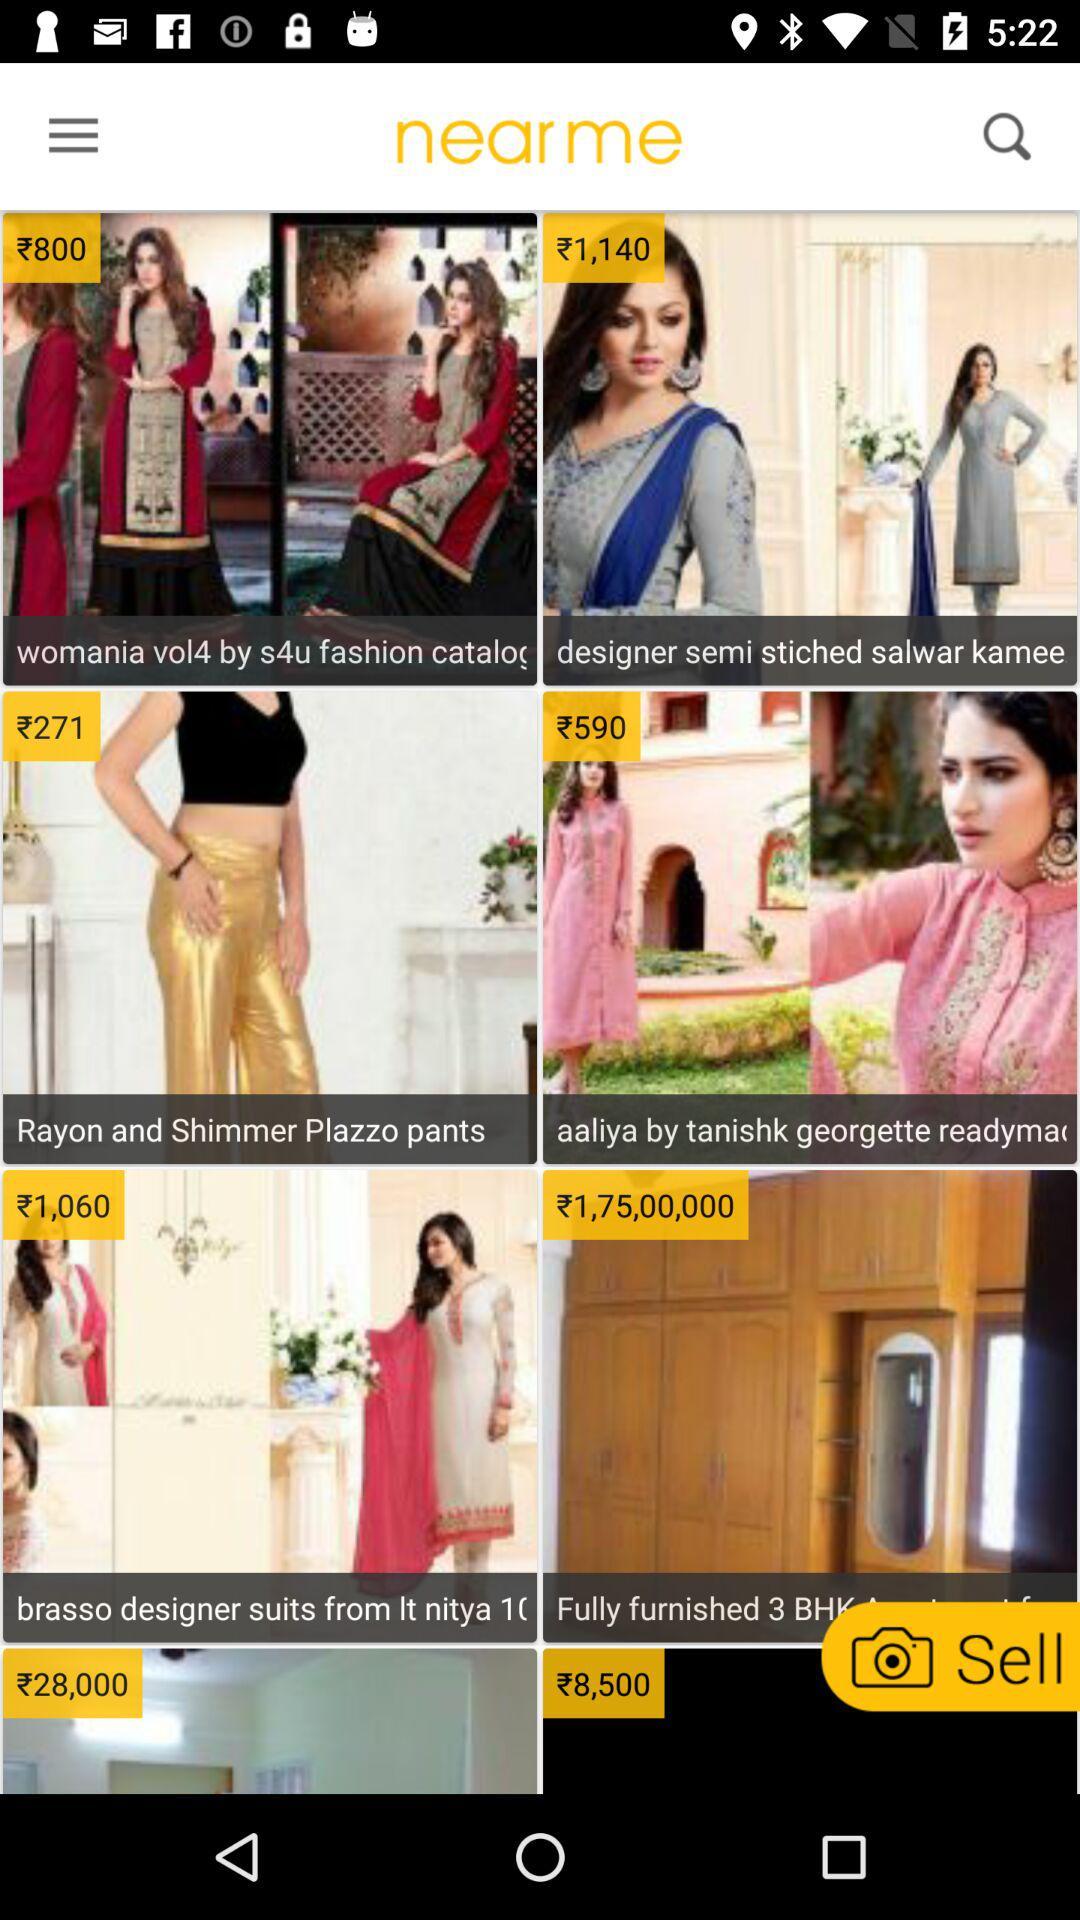 The width and height of the screenshot is (1080, 1920). I want to click on the icon below 1 75 00 icon, so click(810, 1607).